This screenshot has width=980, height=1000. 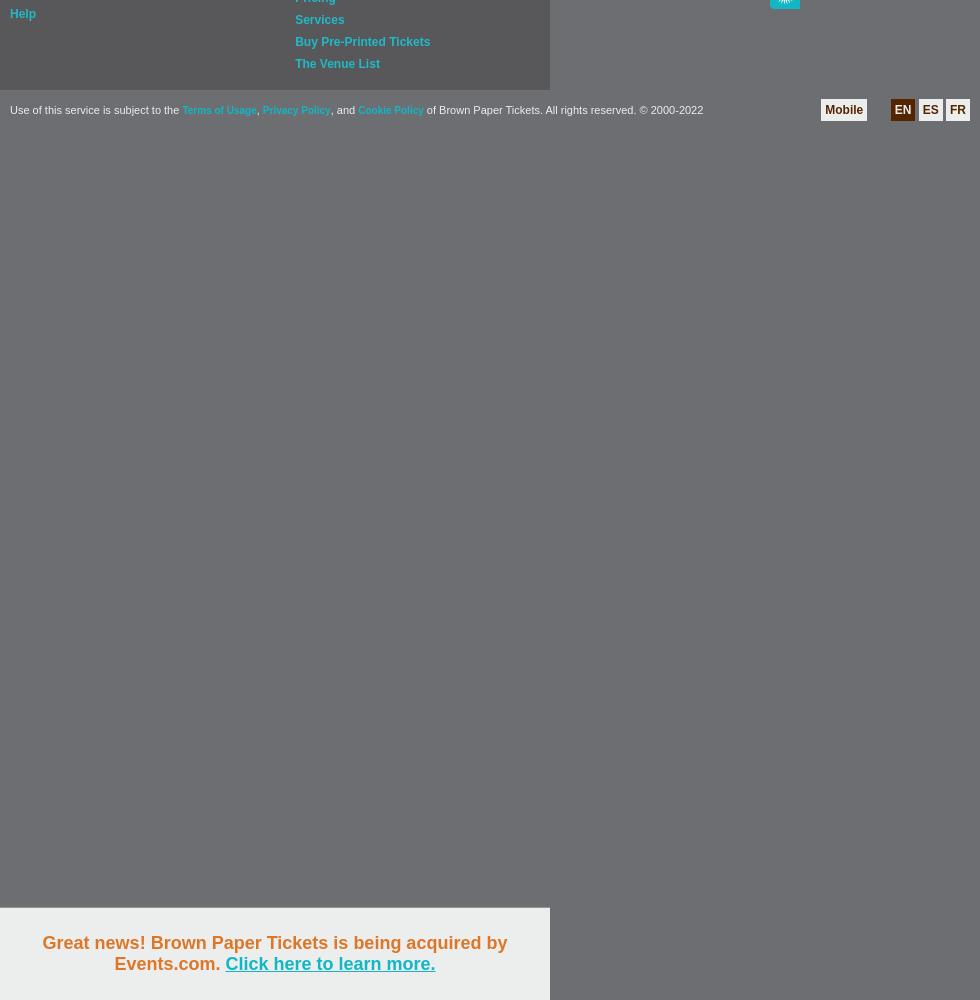 I want to click on 'Cookie Policy', so click(x=390, y=109).